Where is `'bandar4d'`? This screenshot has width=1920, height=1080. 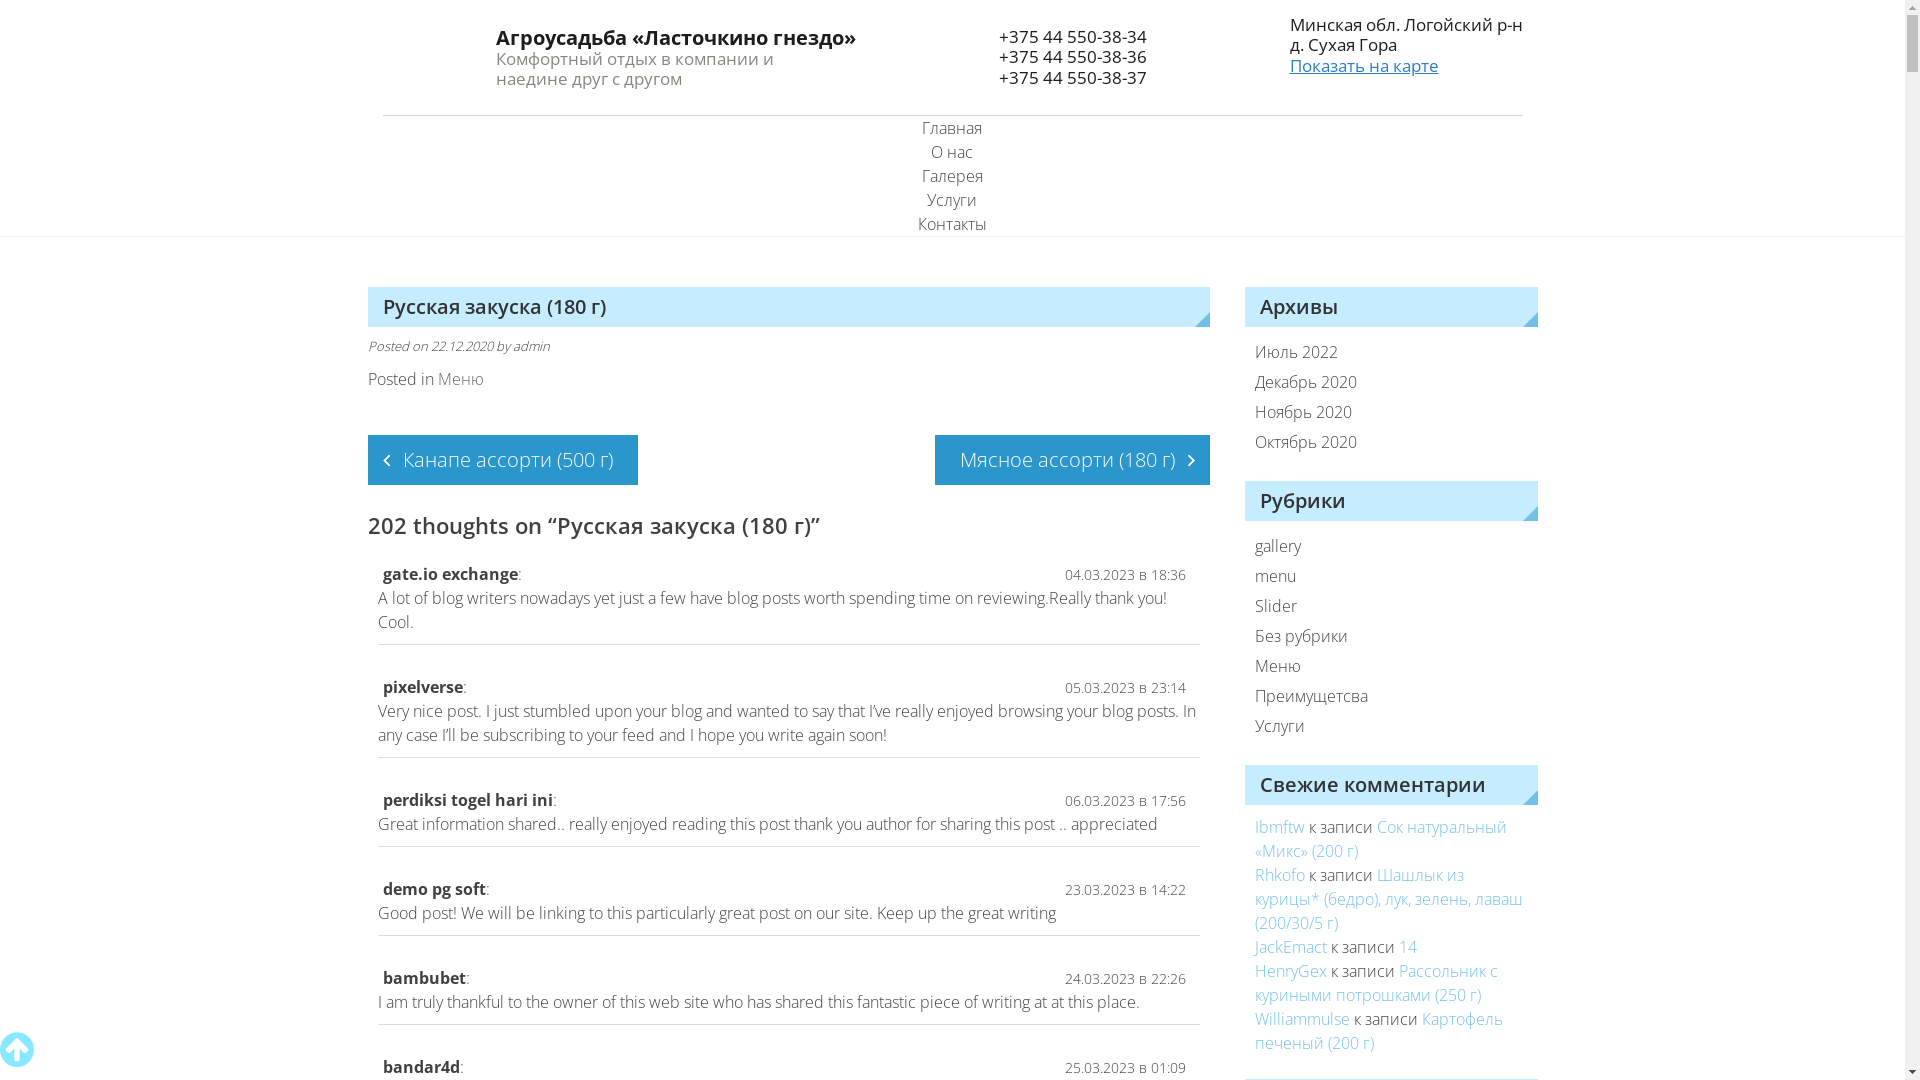 'bandar4d' is located at coordinates (419, 1066).